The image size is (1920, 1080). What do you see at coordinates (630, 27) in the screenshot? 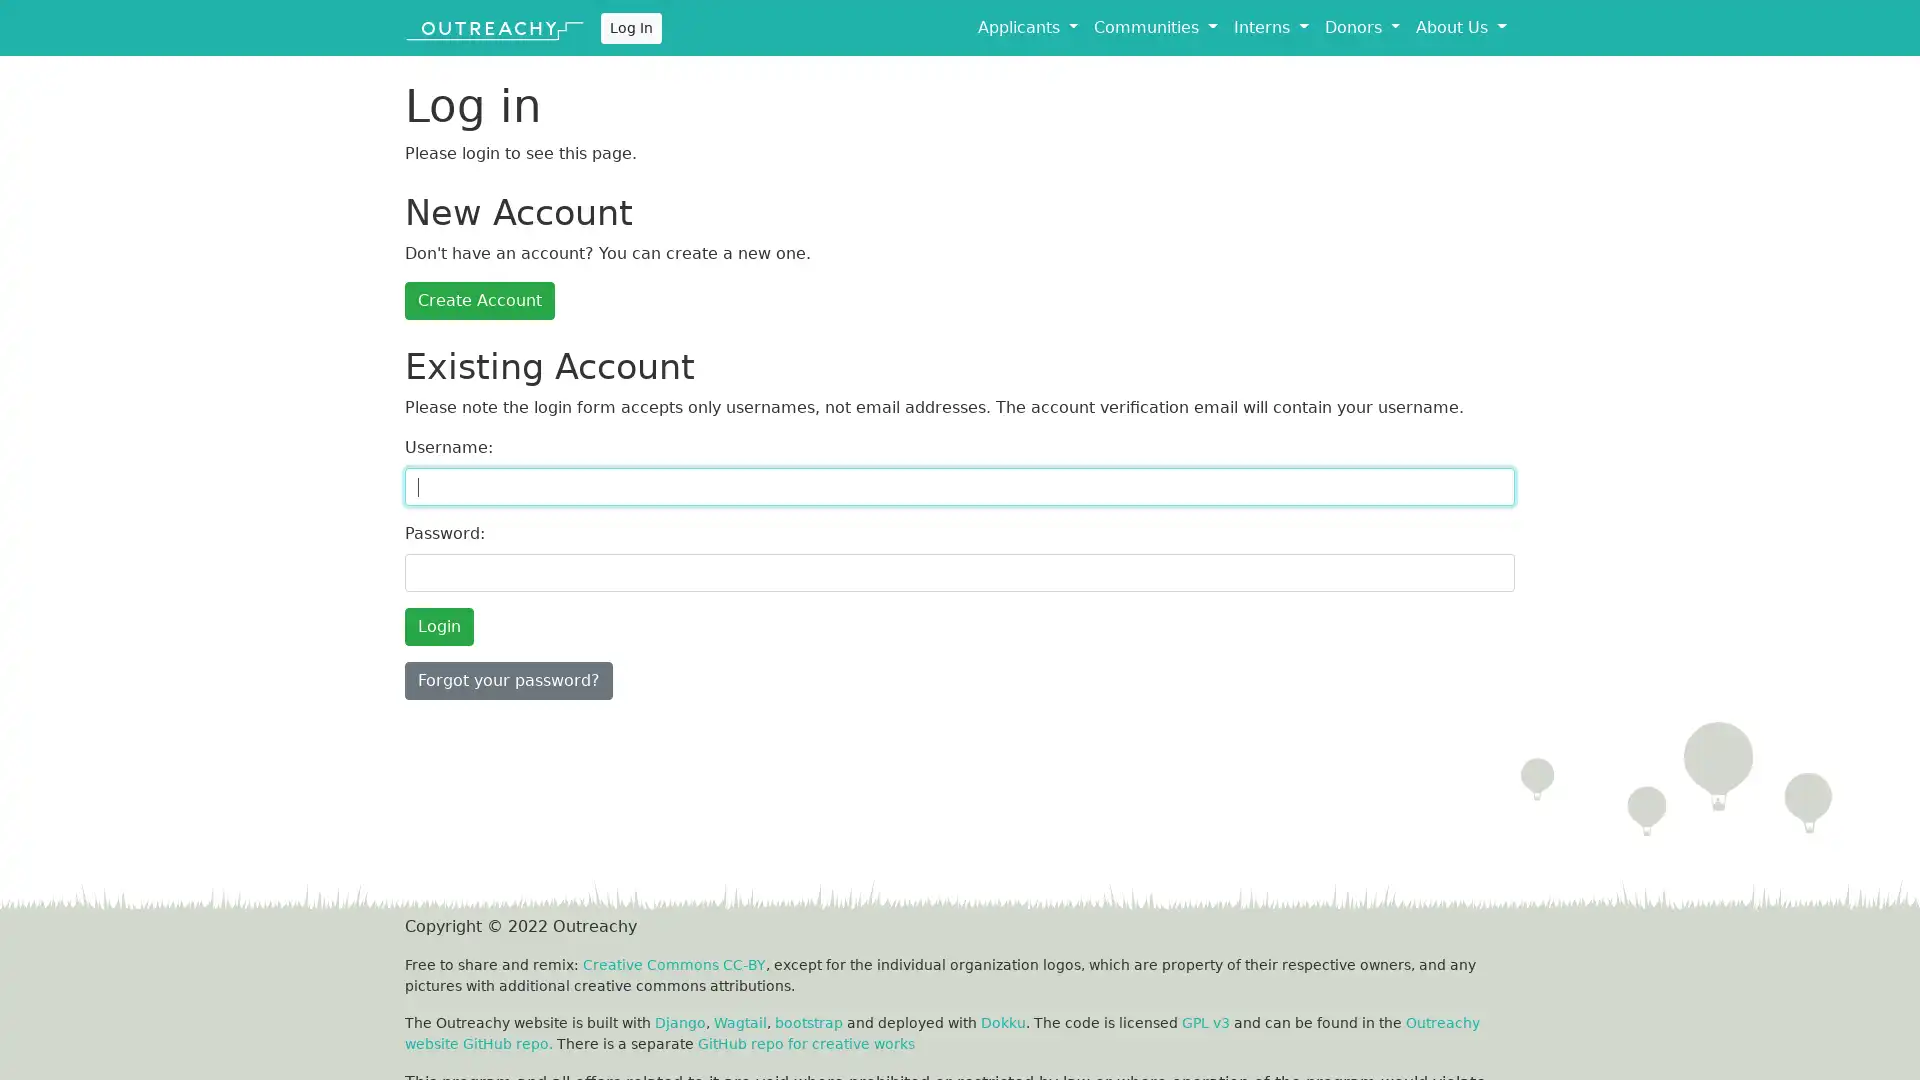
I see `Log In` at bounding box center [630, 27].